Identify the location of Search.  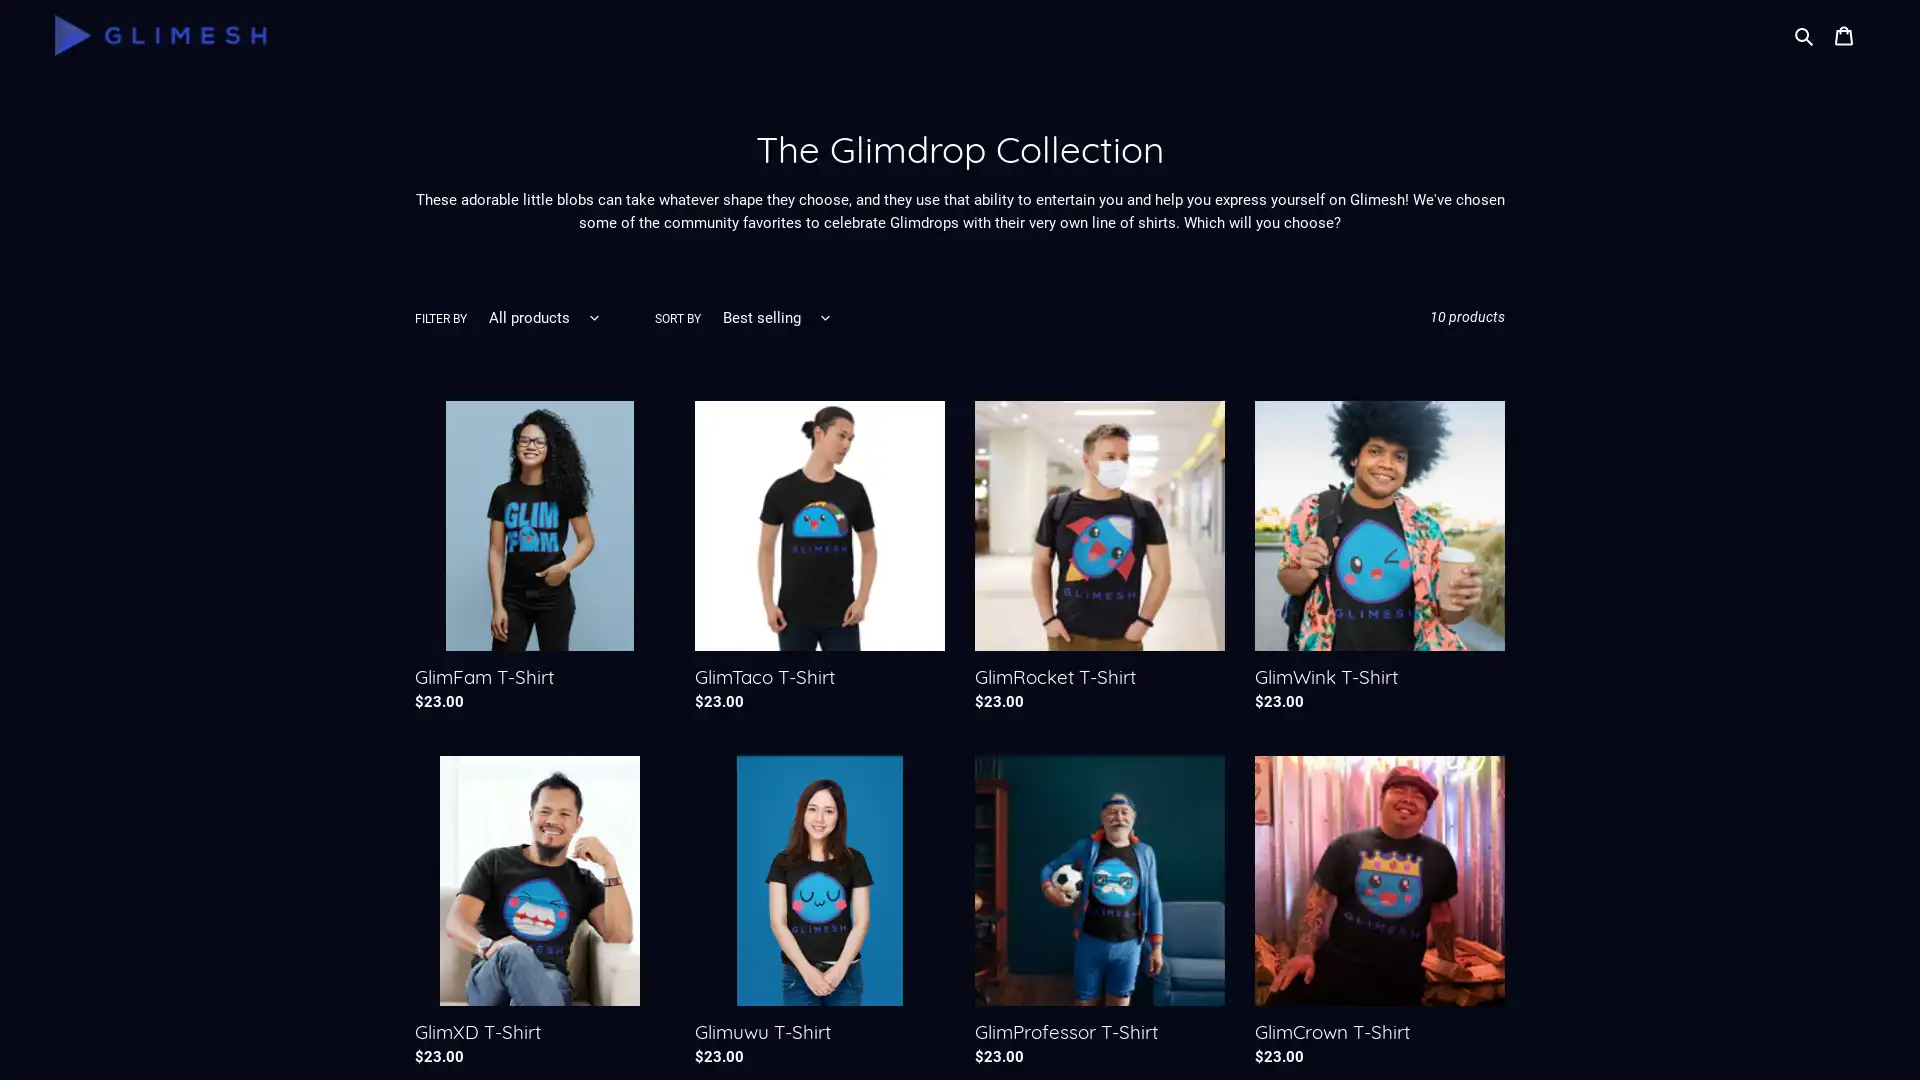
(1805, 34).